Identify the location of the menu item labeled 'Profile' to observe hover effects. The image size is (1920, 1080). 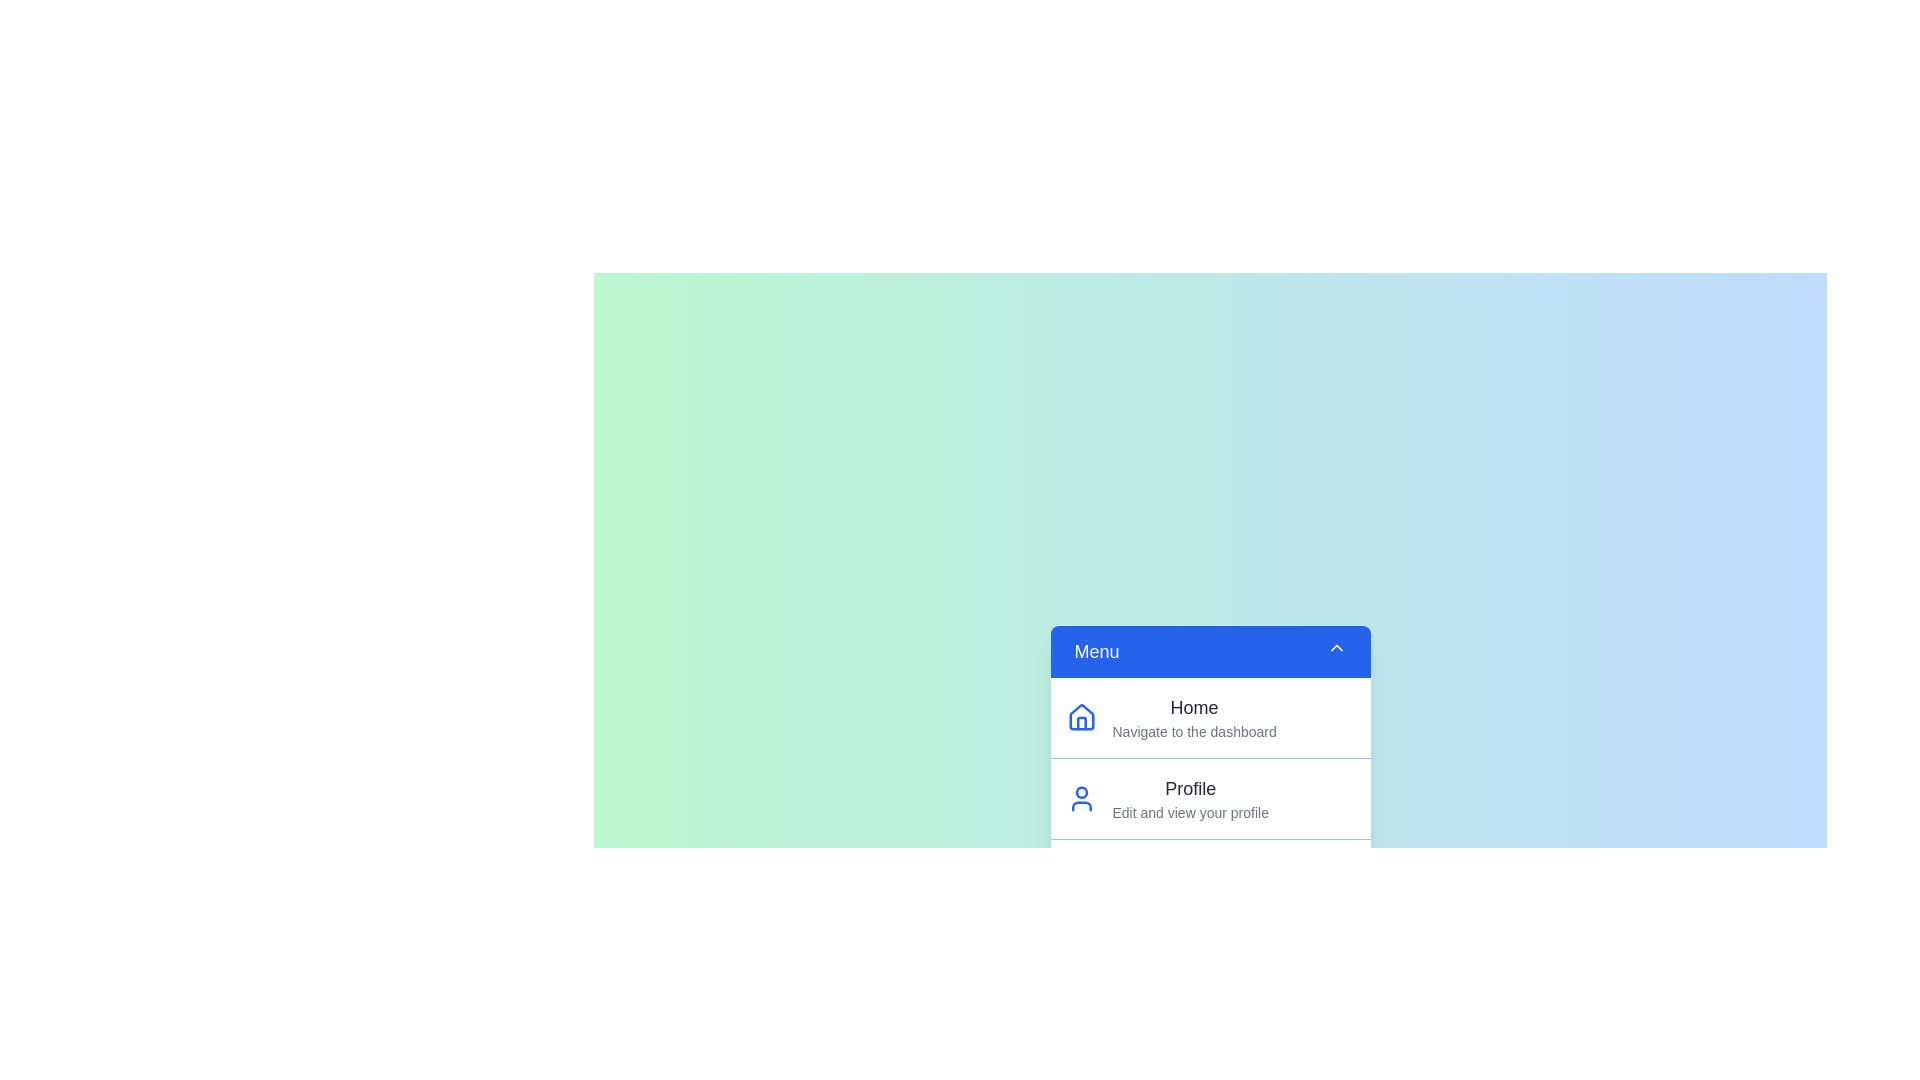
(1209, 797).